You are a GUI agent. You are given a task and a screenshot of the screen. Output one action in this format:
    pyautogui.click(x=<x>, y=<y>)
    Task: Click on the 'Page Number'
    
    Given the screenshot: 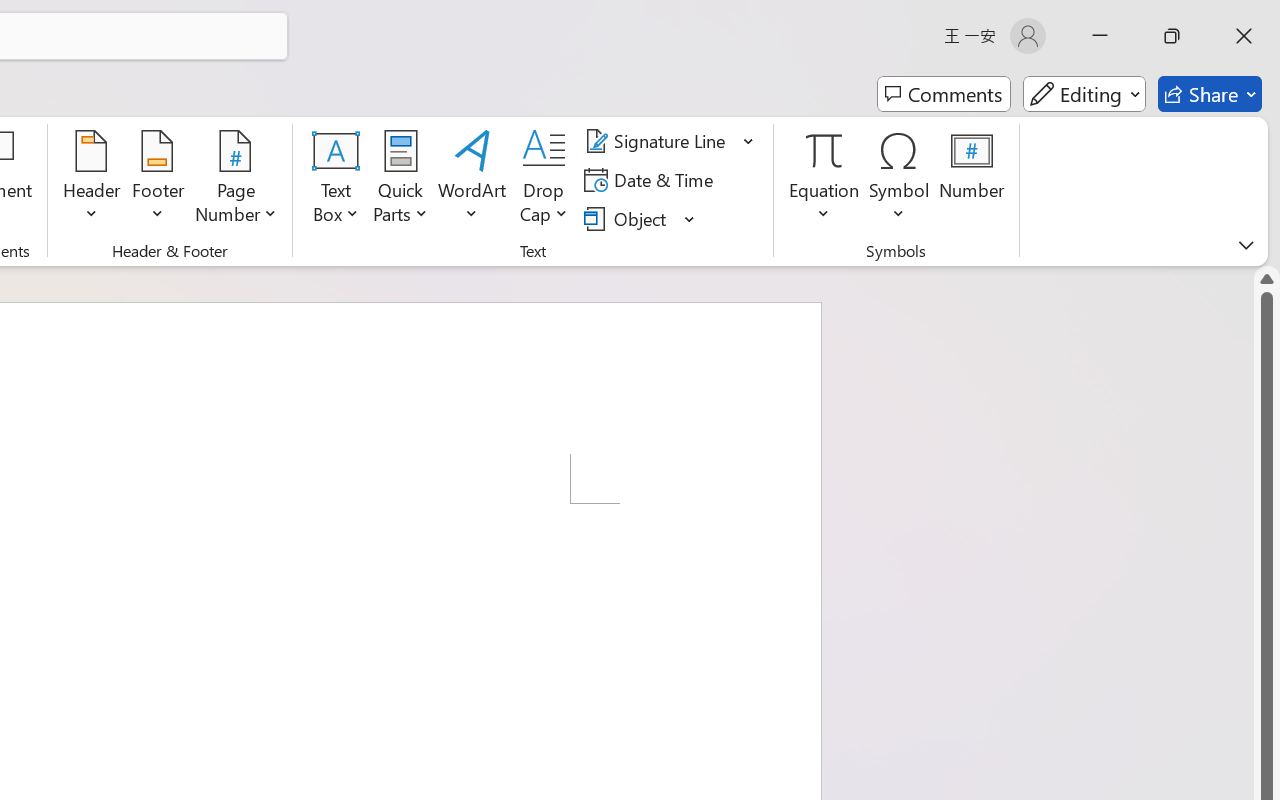 What is the action you would take?
    pyautogui.click(x=236, y=179)
    